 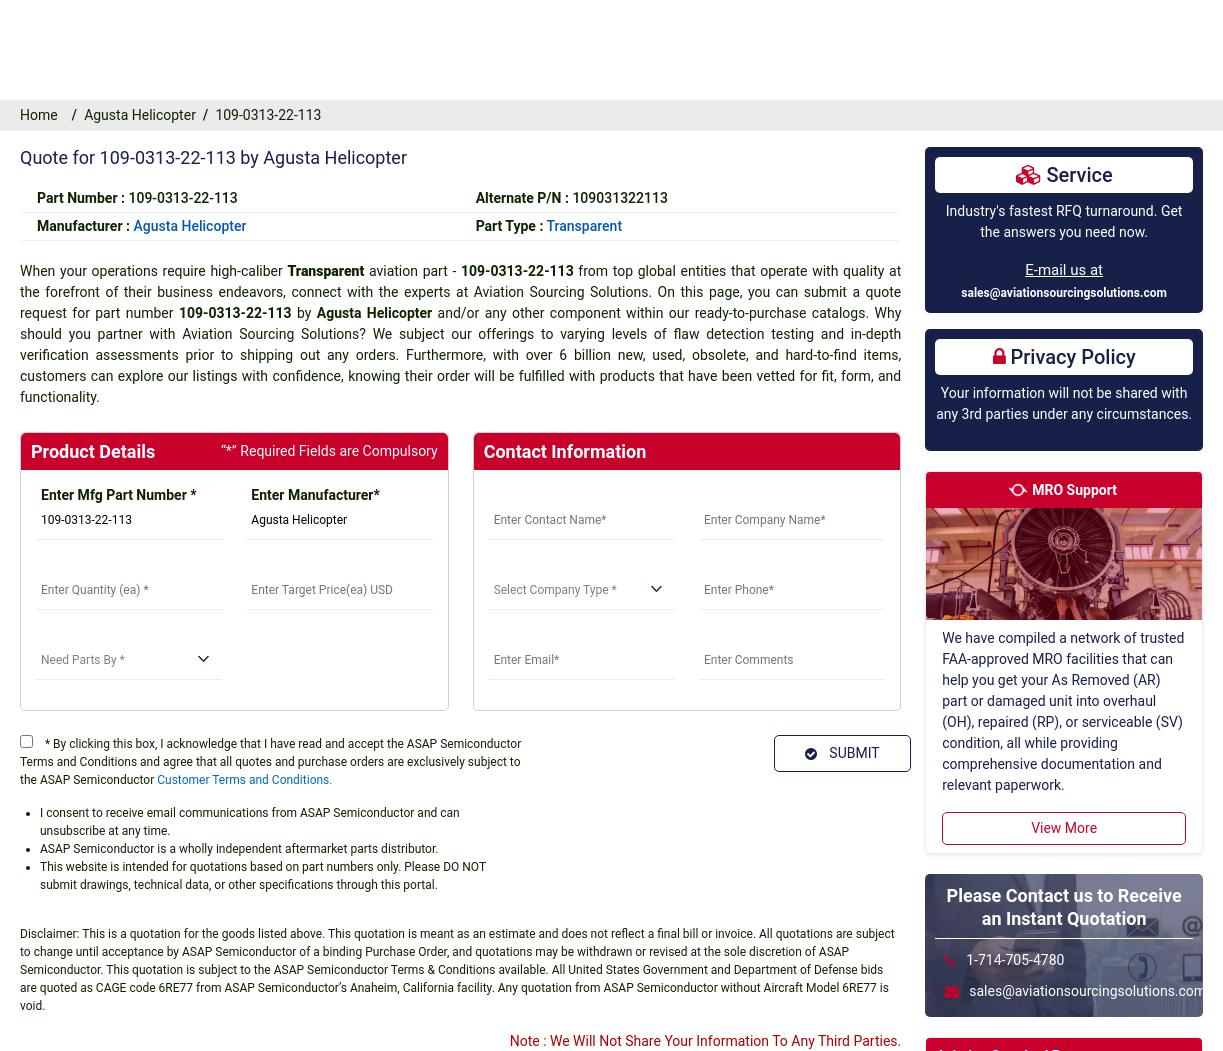 I want to click on 'View More', so click(x=1063, y=467).